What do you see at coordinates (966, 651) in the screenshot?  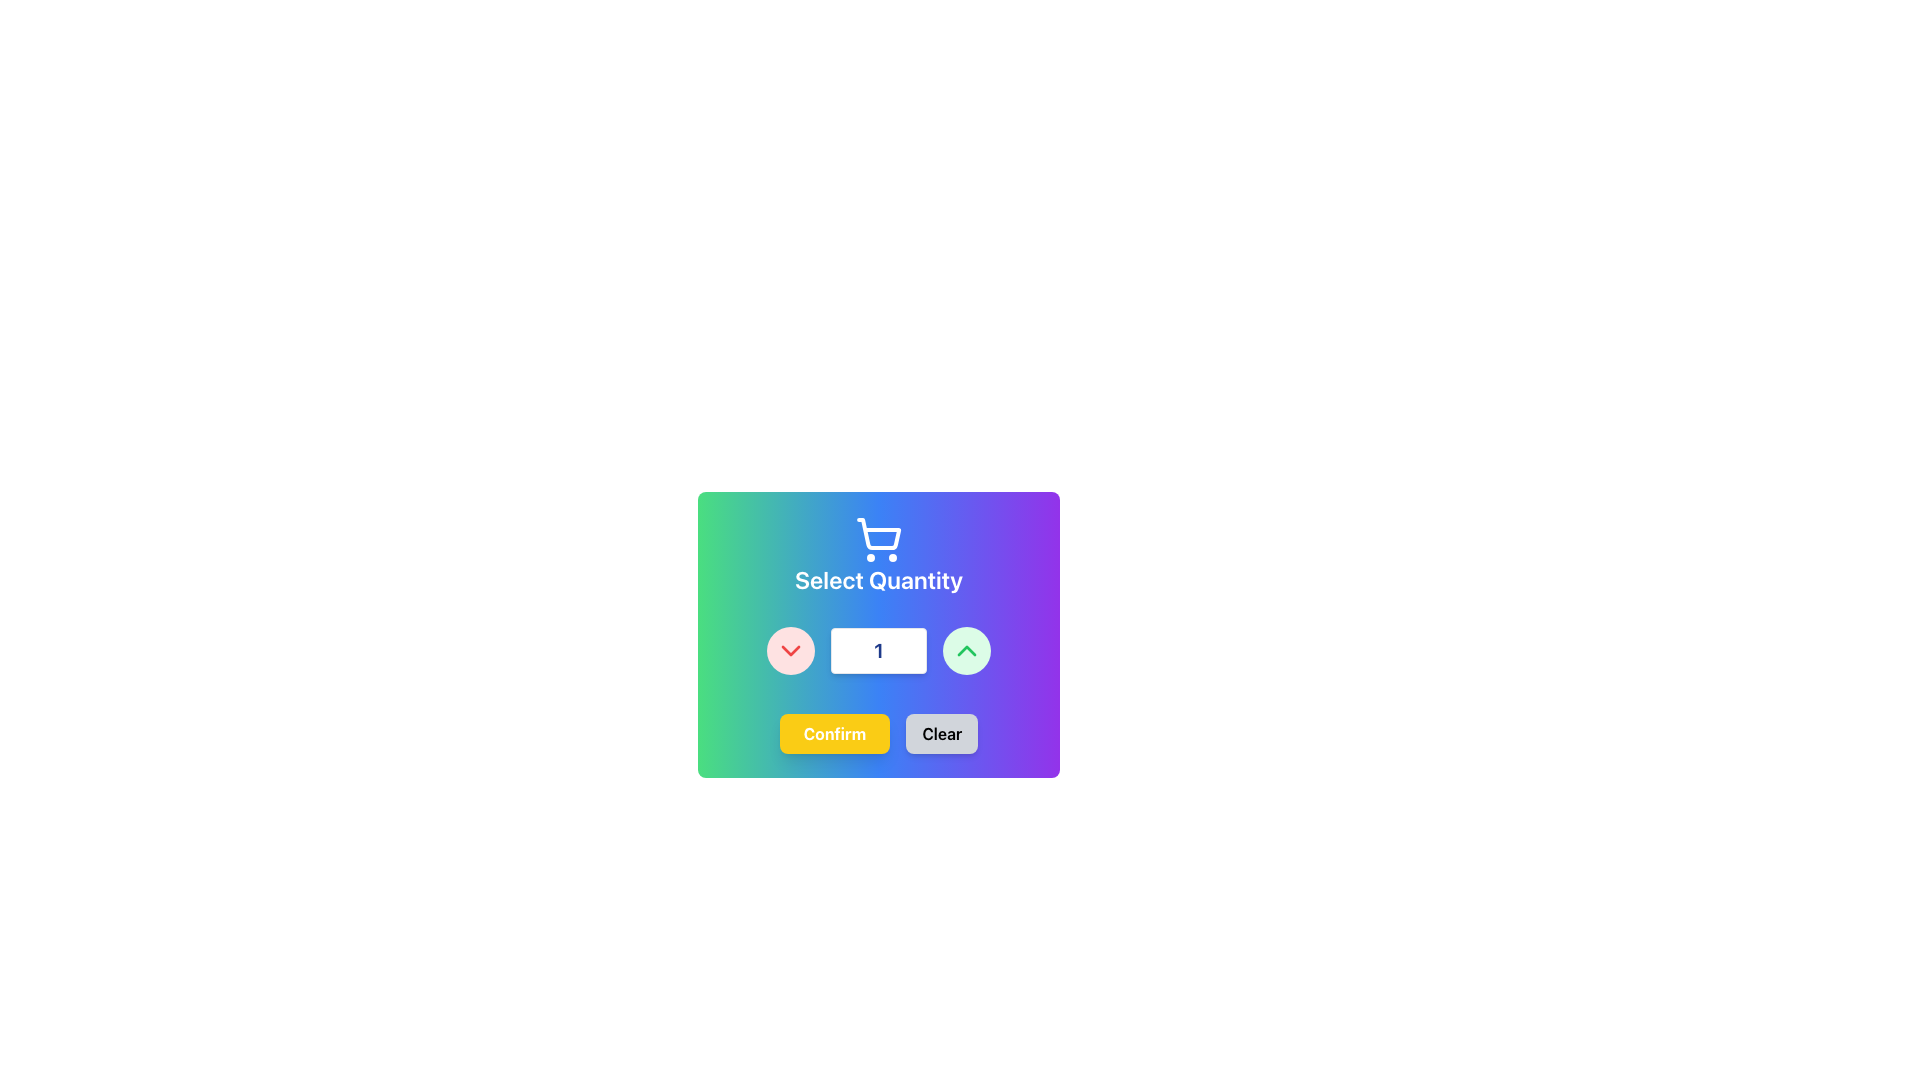 I see `the green chevron-up icon above the numeric input field to increment the value` at bounding box center [966, 651].